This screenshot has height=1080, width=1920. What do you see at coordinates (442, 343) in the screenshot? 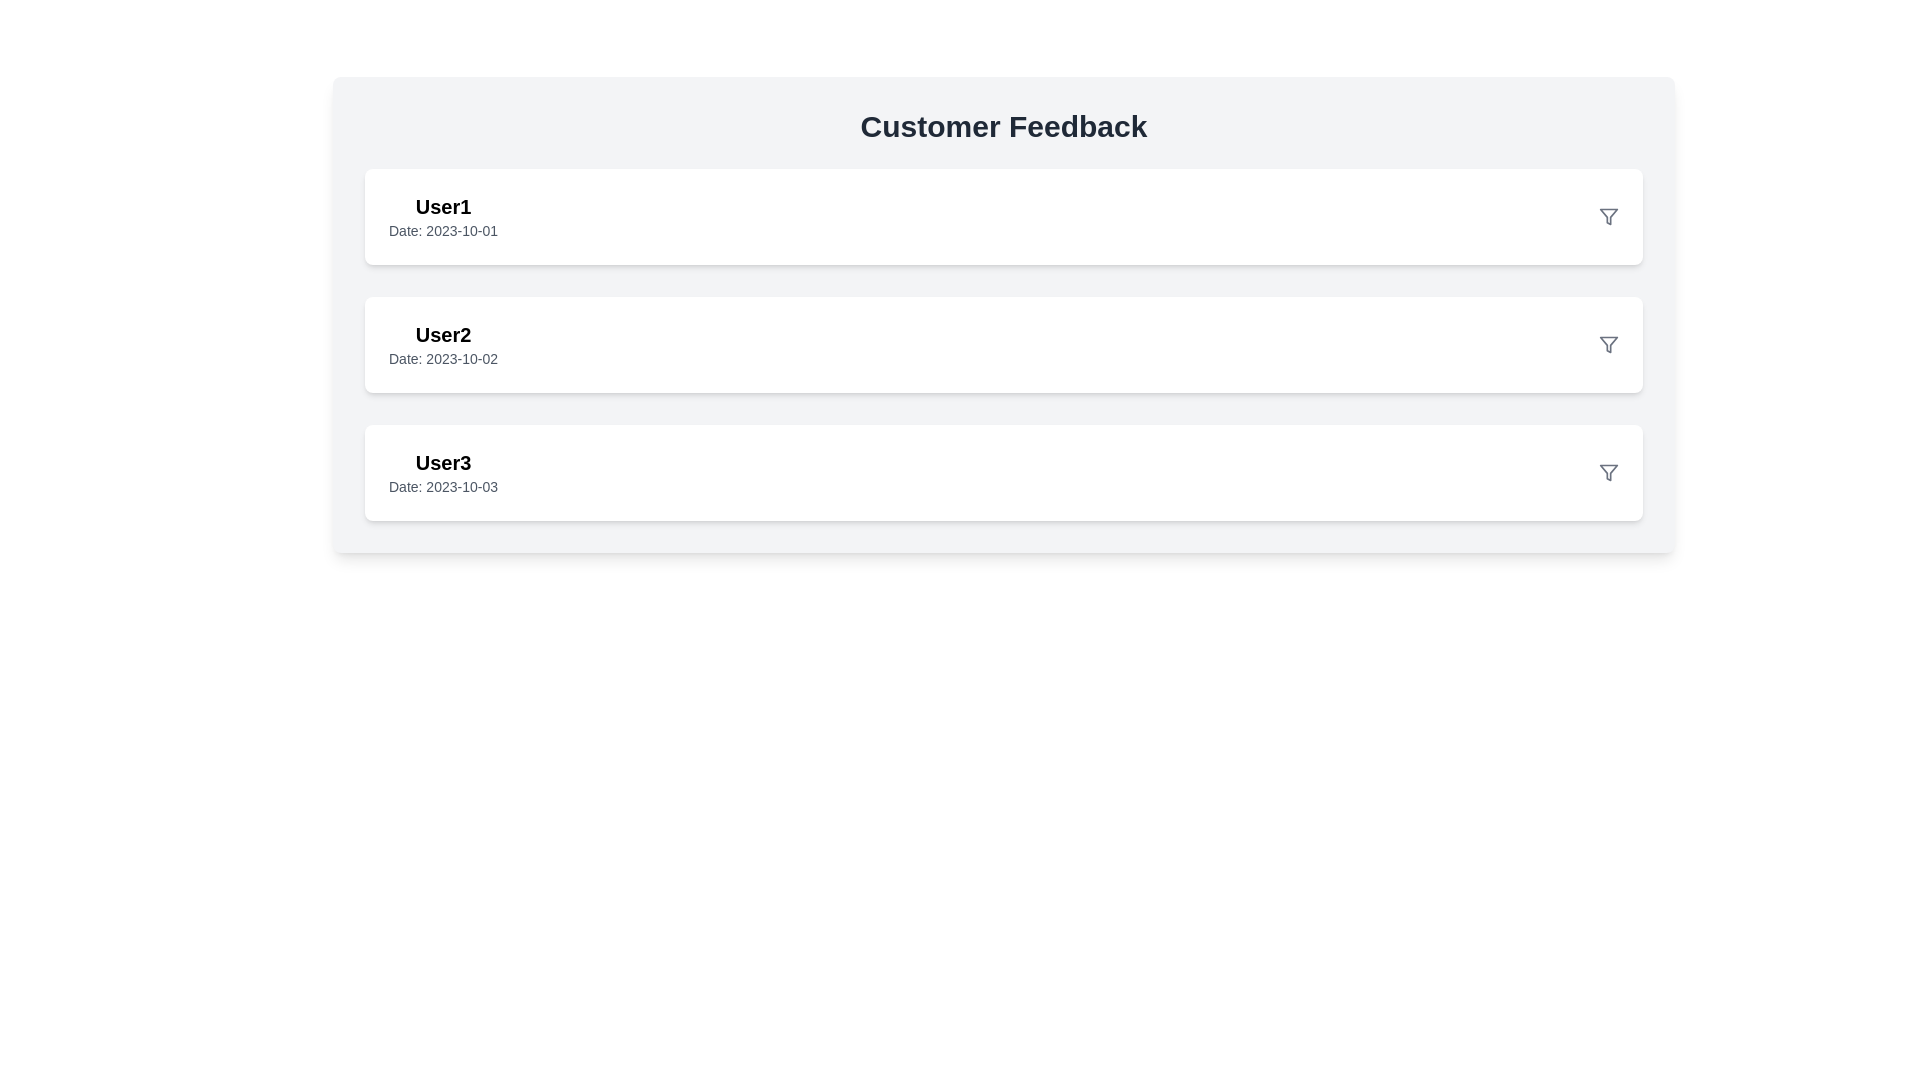
I see `the text-based display component showing 'User2' and 'Date: 2023-10-02' for accessibility context` at bounding box center [442, 343].